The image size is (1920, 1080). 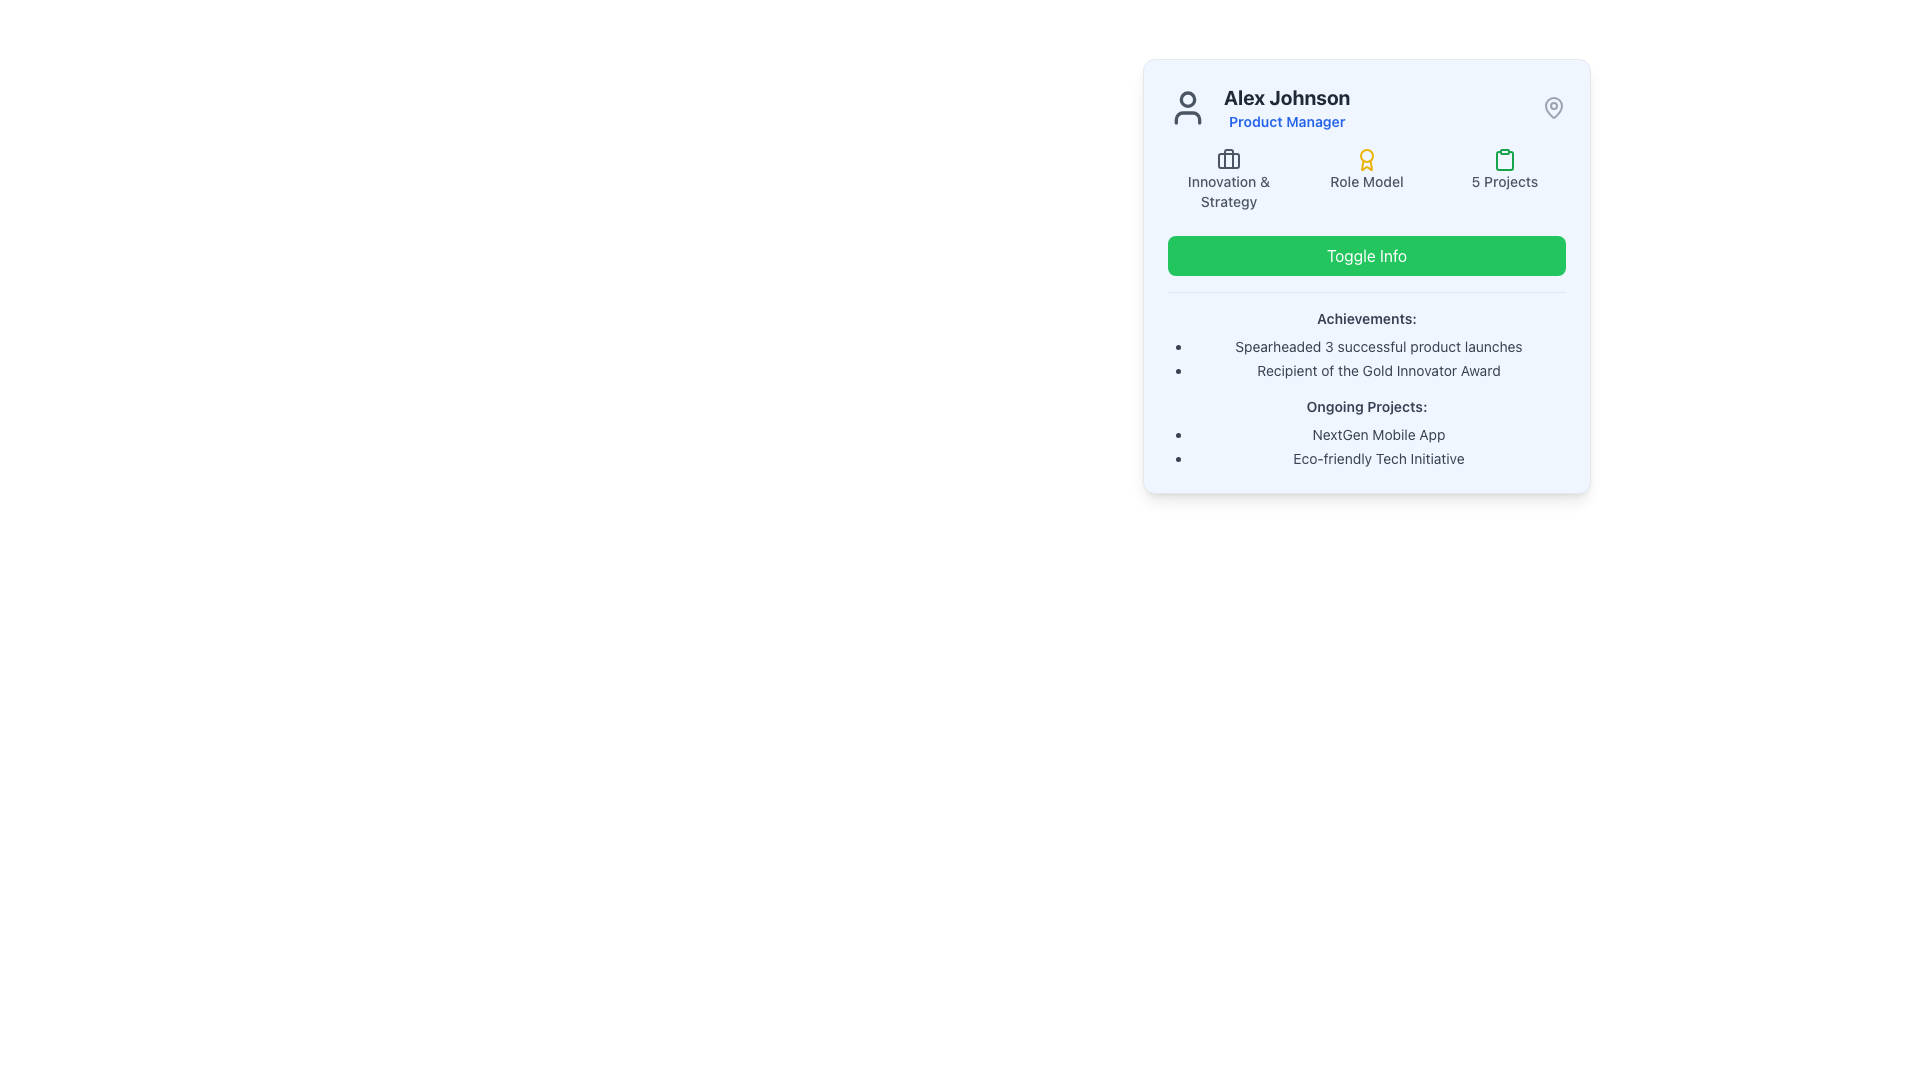 What do you see at coordinates (1227, 160) in the screenshot?
I see `the rectangular decorative element within the briefcase icon located in the top left area of the interface` at bounding box center [1227, 160].